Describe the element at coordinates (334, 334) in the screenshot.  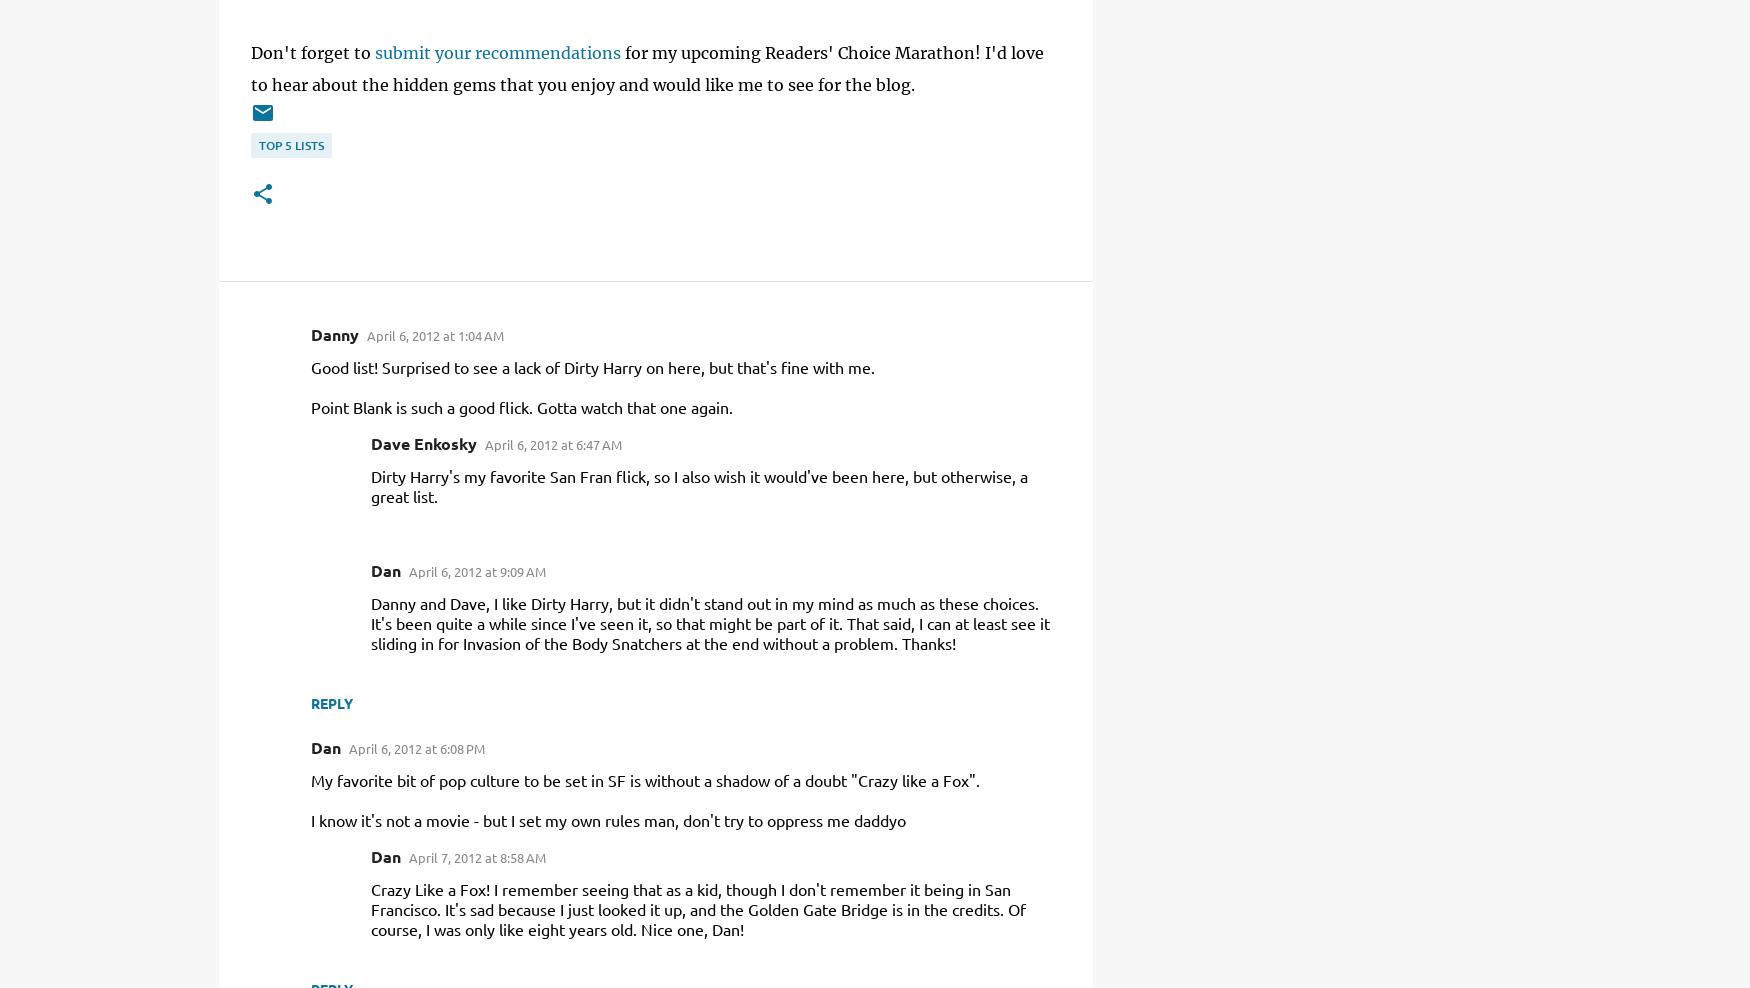
I see `'Danny'` at that location.